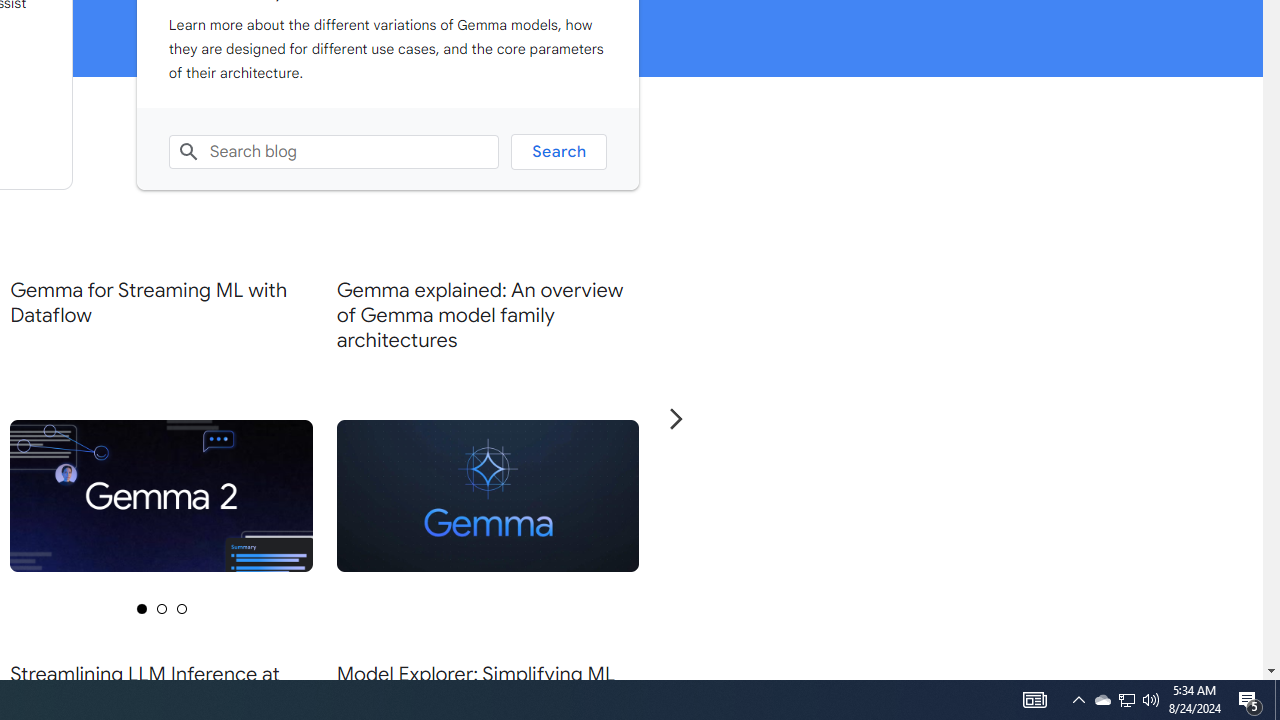 The width and height of the screenshot is (1280, 720). What do you see at coordinates (334, 151) in the screenshot?
I see `'Search blog'` at bounding box center [334, 151].